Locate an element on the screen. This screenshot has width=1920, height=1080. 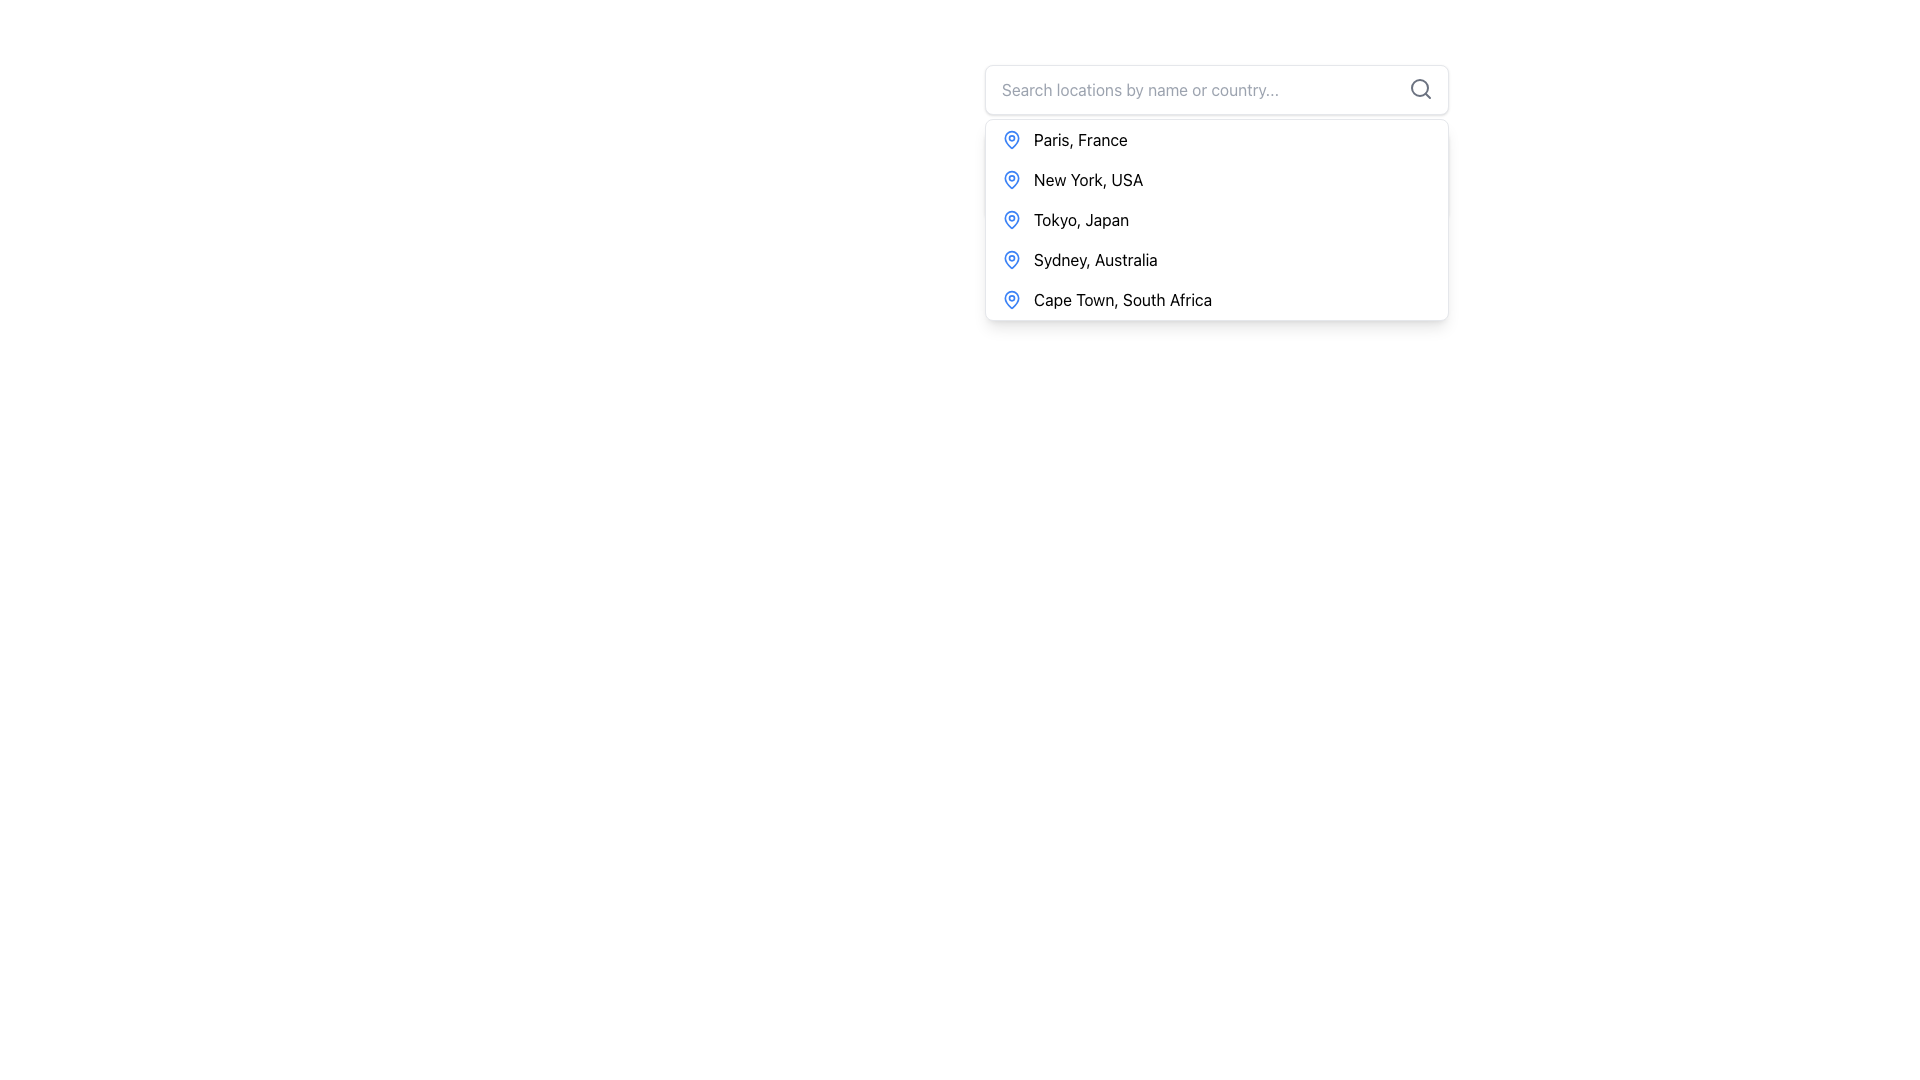
the search SVG icon located at the right end of the search box is located at coordinates (1419, 87).